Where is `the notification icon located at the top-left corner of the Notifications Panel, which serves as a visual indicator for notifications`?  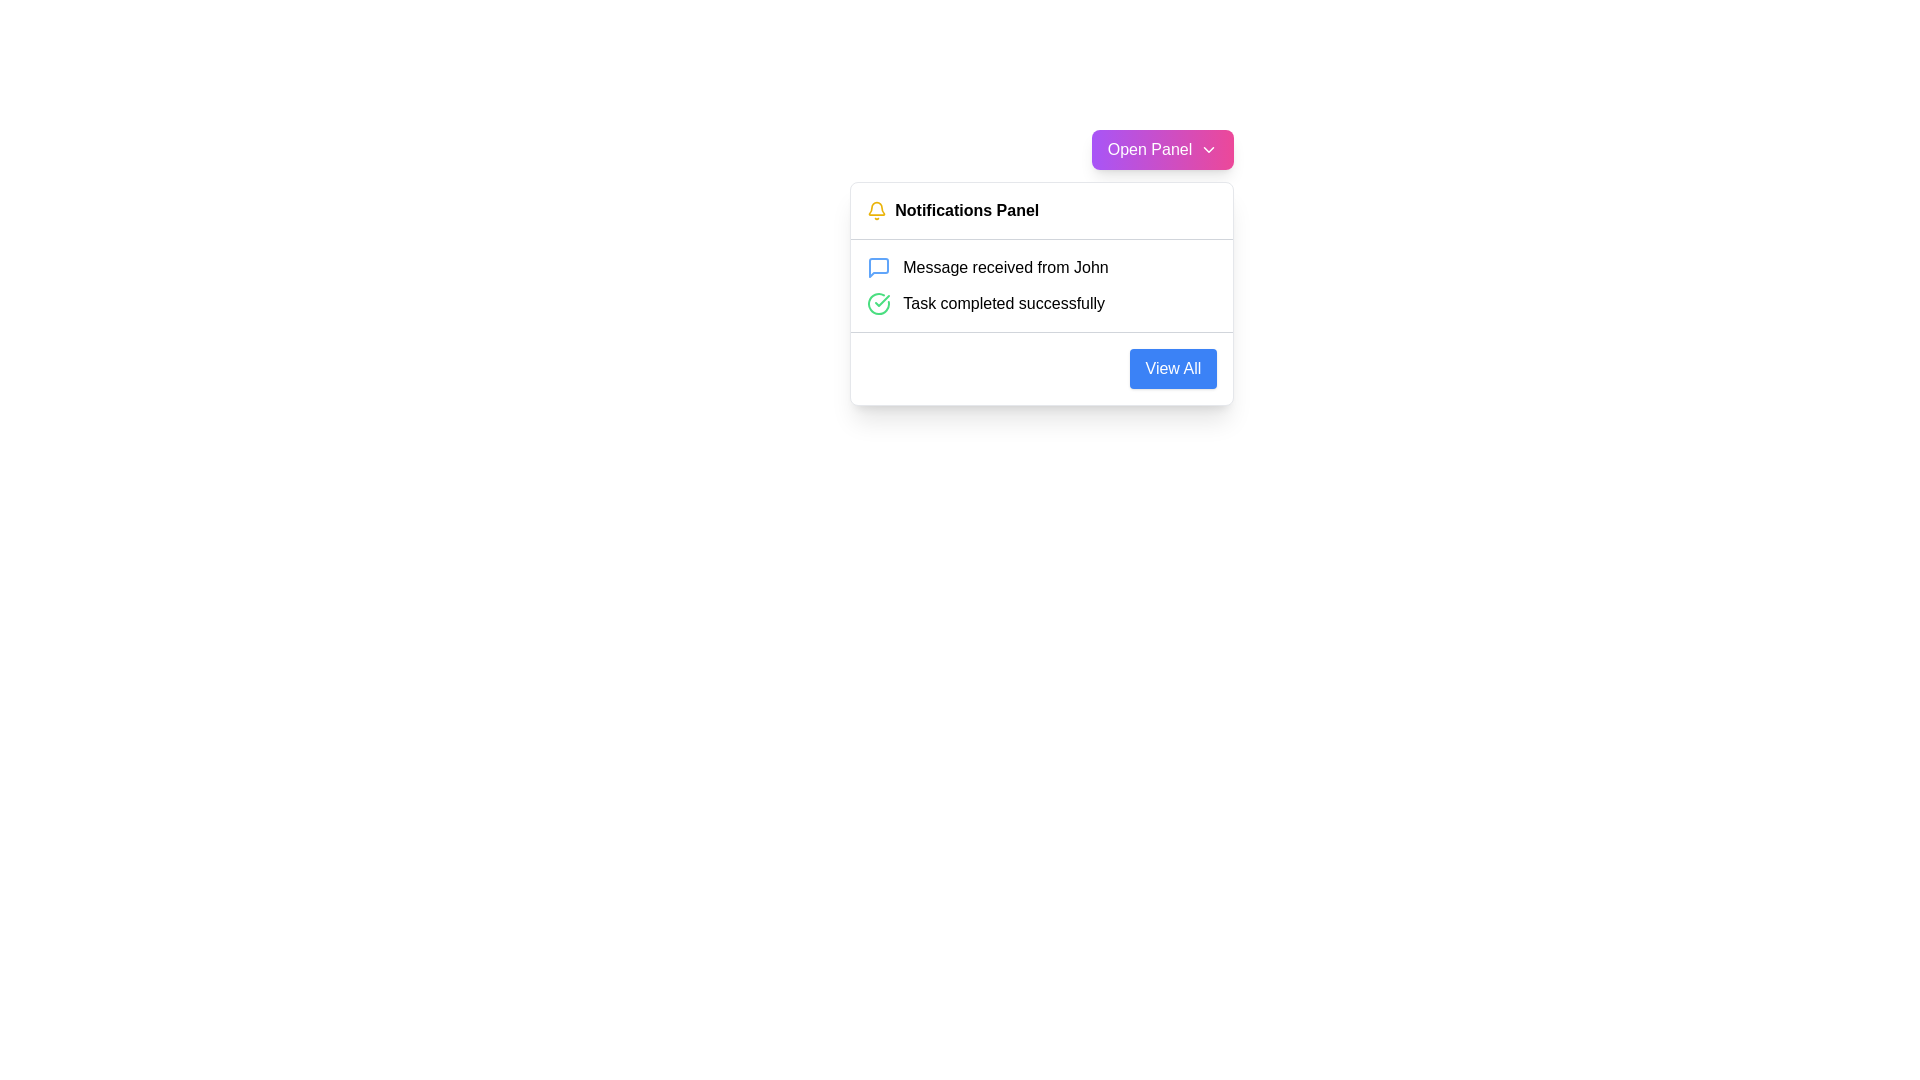 the notification icon located at the top-left corner of the Notifications Panel, which serves as a visual indicator for notifications is located at coordinates (877, 211).